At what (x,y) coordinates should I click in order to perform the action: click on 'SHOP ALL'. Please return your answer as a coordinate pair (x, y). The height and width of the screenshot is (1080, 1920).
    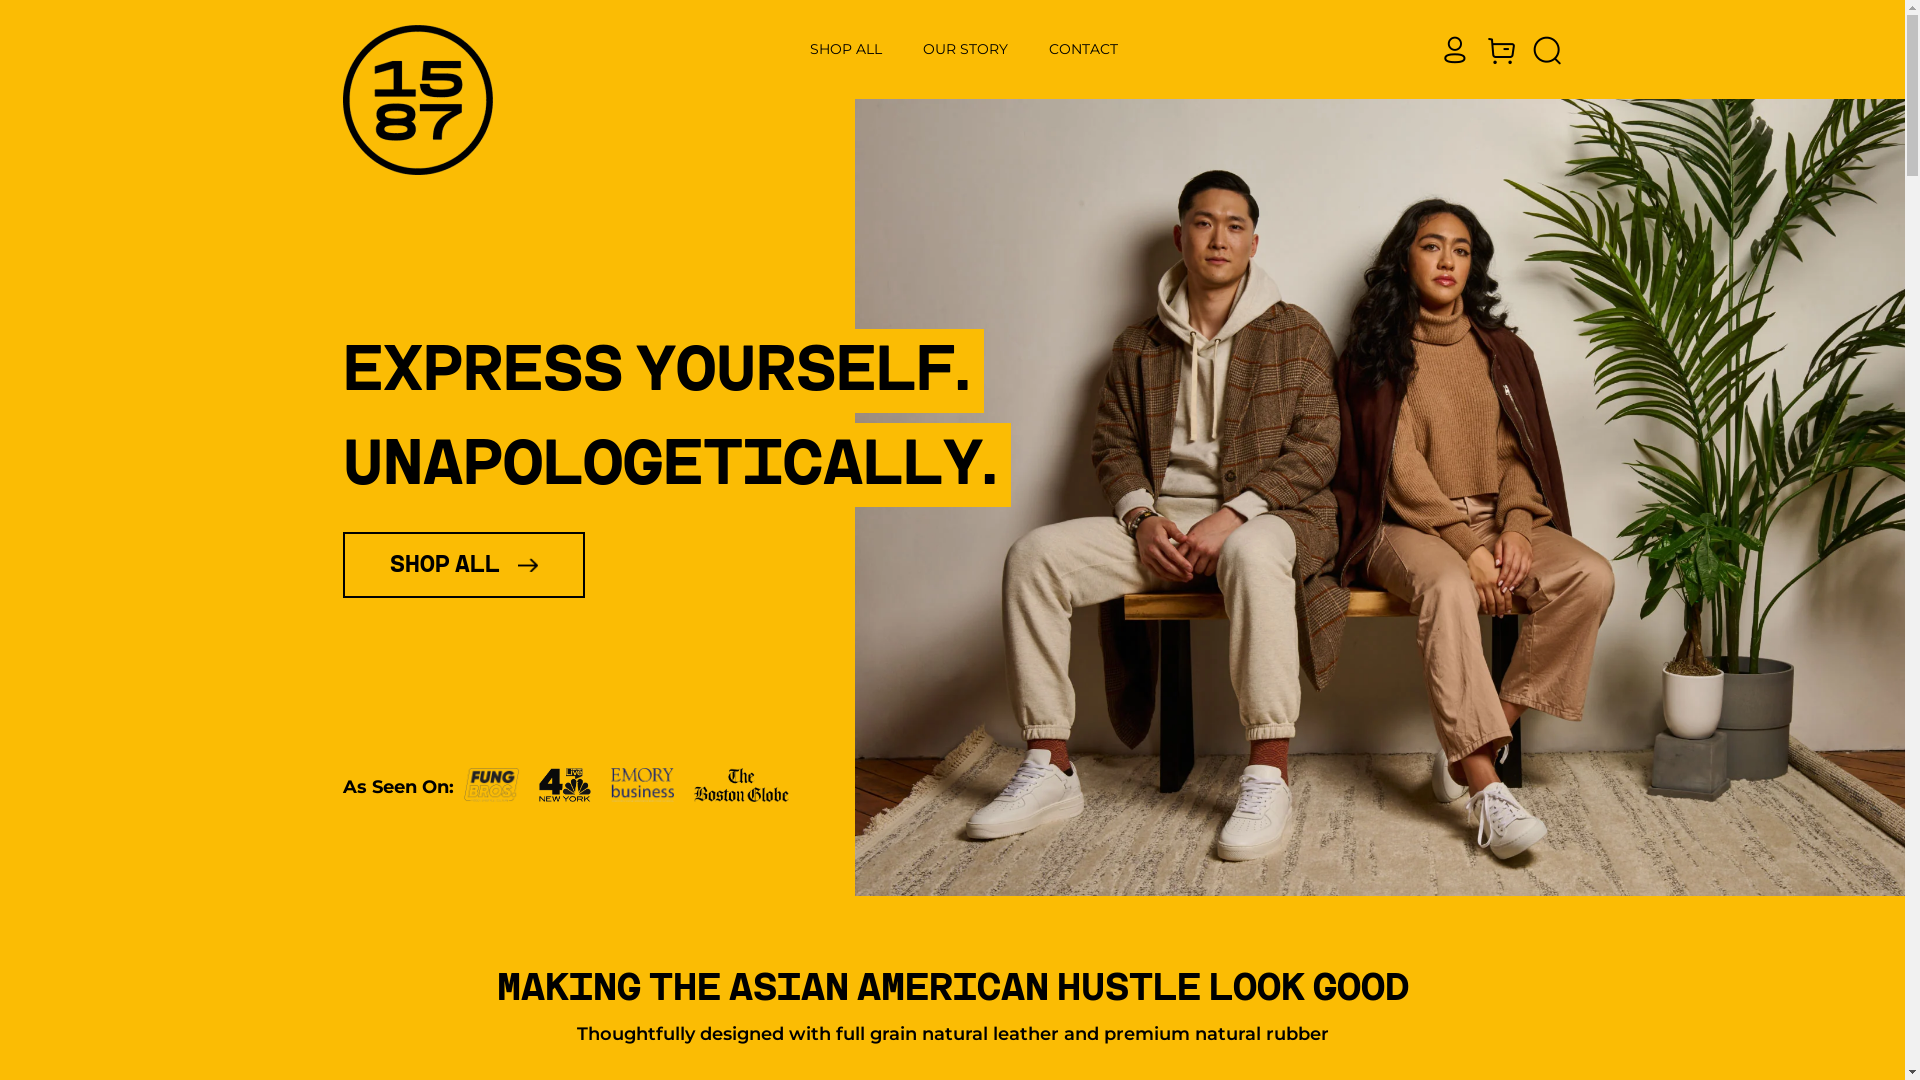
    Looking at the image, I should click on (846, 48).